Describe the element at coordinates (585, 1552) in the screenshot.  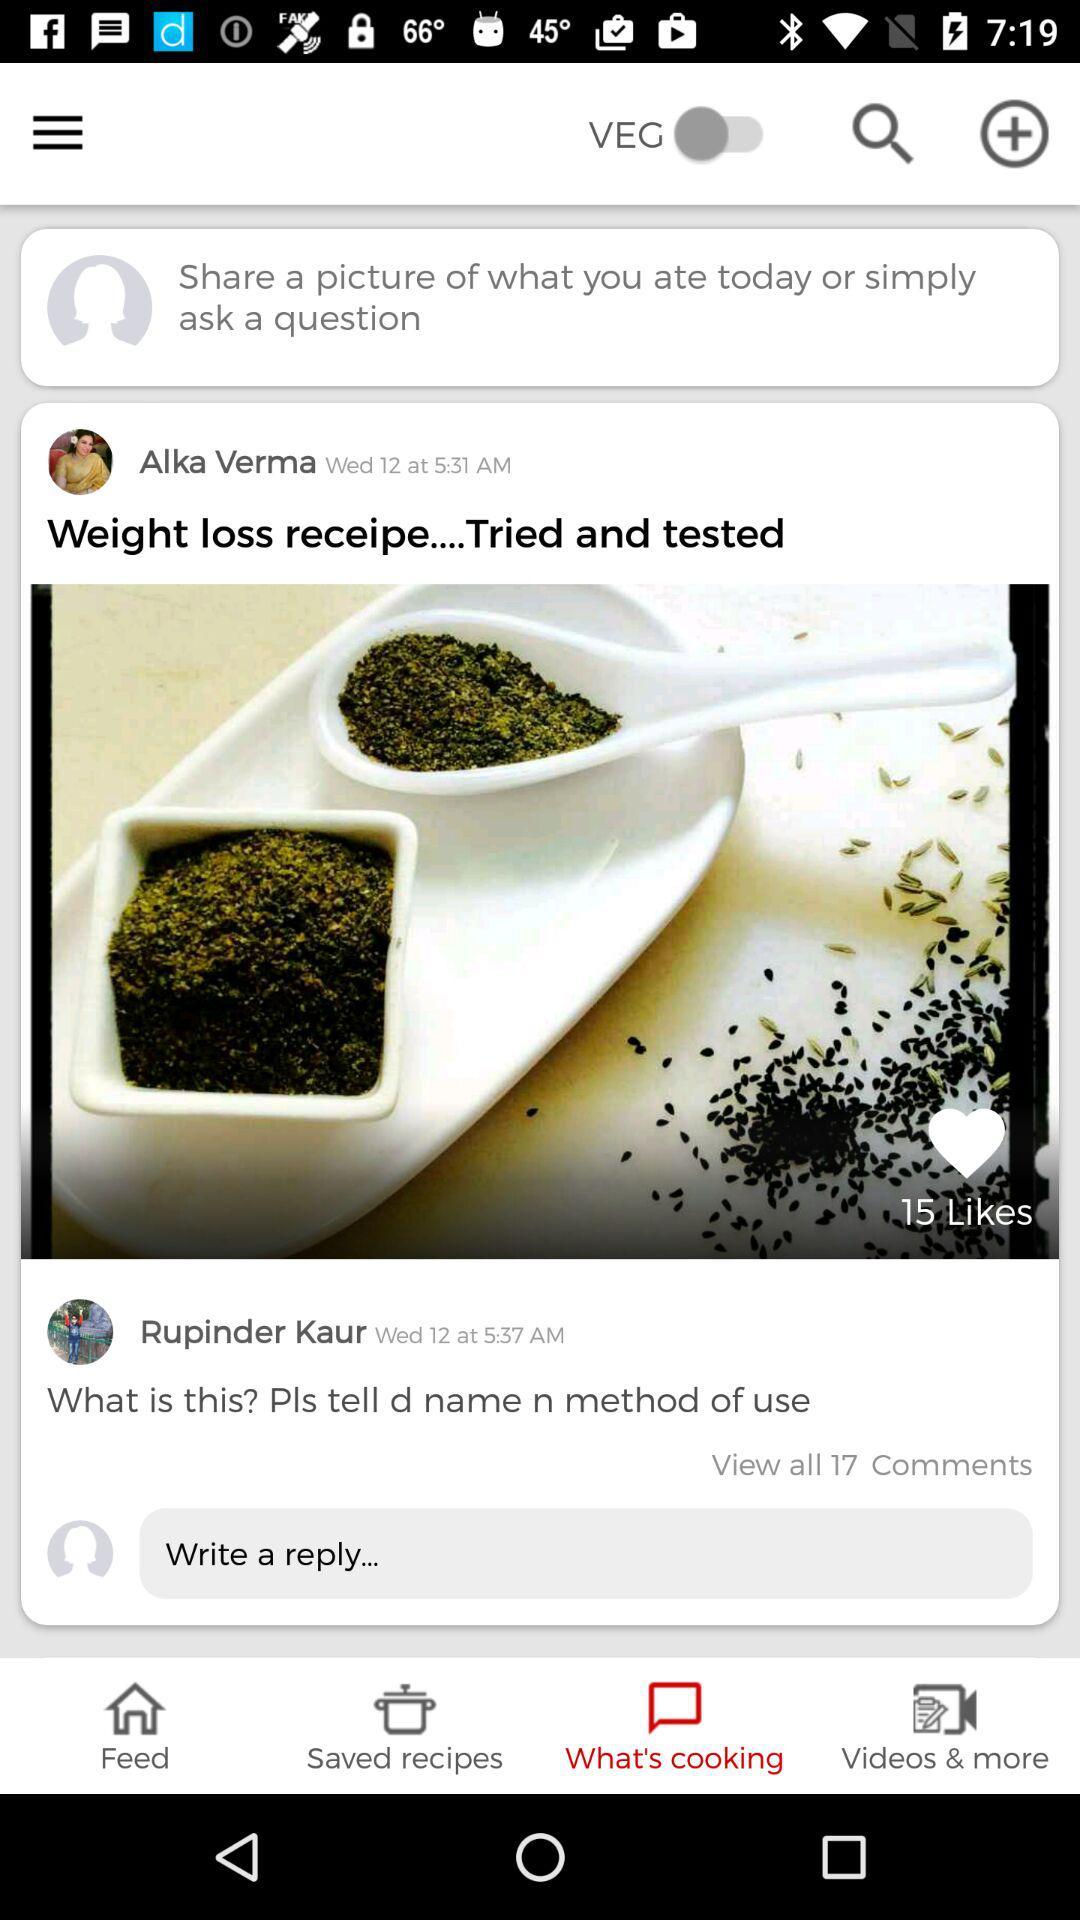
I see `the text which is immediately below view all 17 comments` at that location.